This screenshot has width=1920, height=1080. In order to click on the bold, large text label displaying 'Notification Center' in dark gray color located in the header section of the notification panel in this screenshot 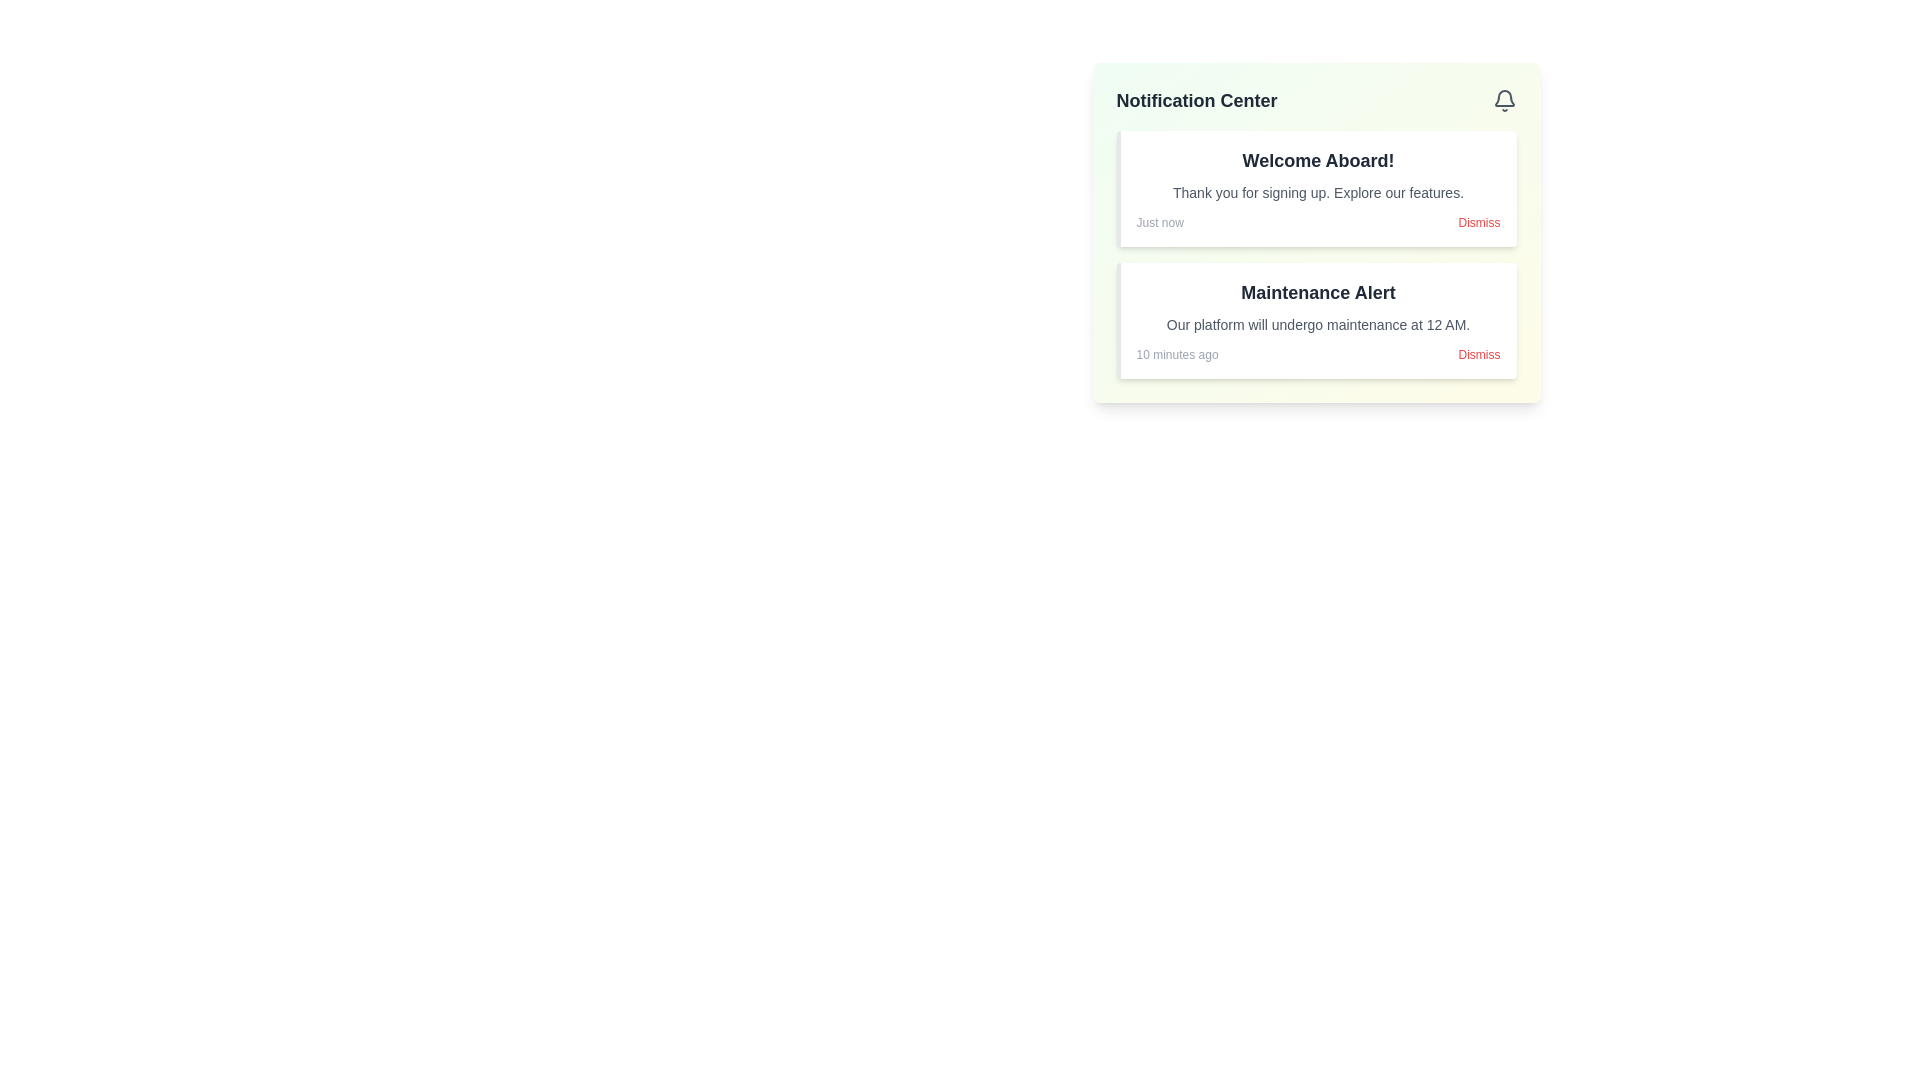, I will do `click(1196, 100)`.